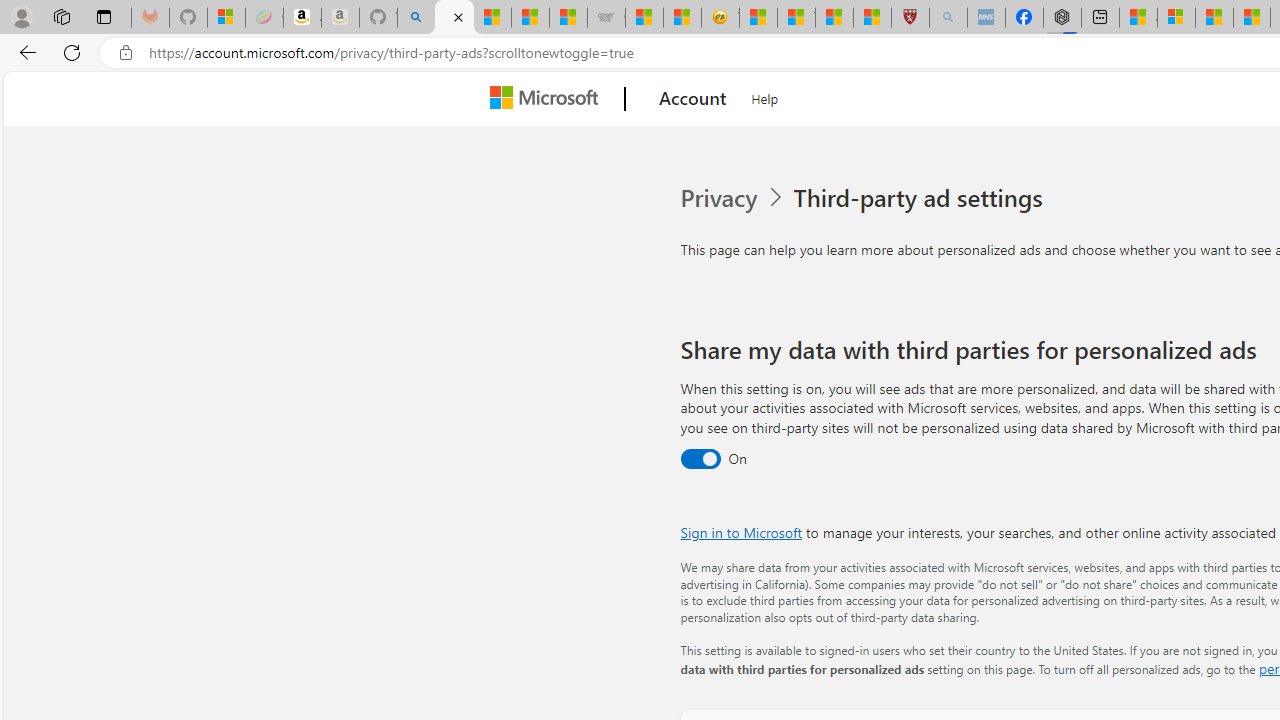 This screenshot has height=720, width=1280. What do you see at coordinates (700, 459) in the screenshot?
I see `'Third party data sharing toggle'` at bounding box center [700, 459].